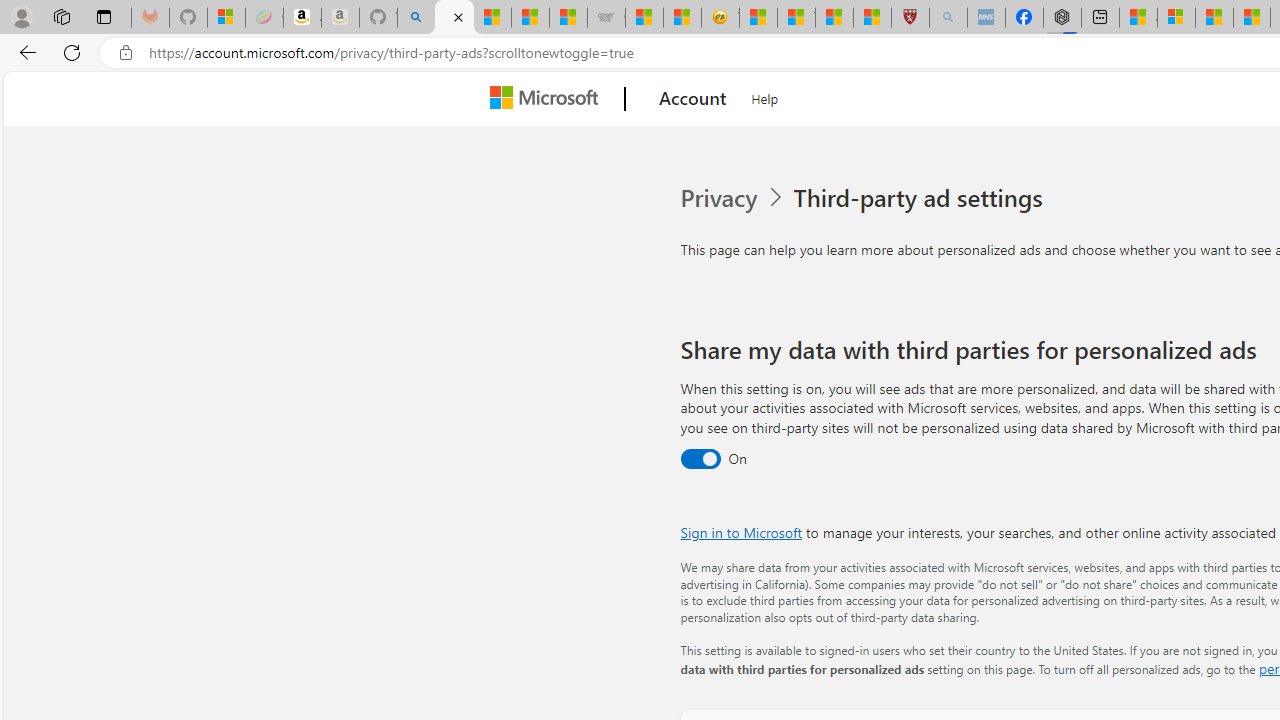 This screenshot has height=720, width=1280. What do you see at coordinates (700, 459) in the screenshot?
I see `'Third party data sharing toggle'` at bounding box center [700, 459].